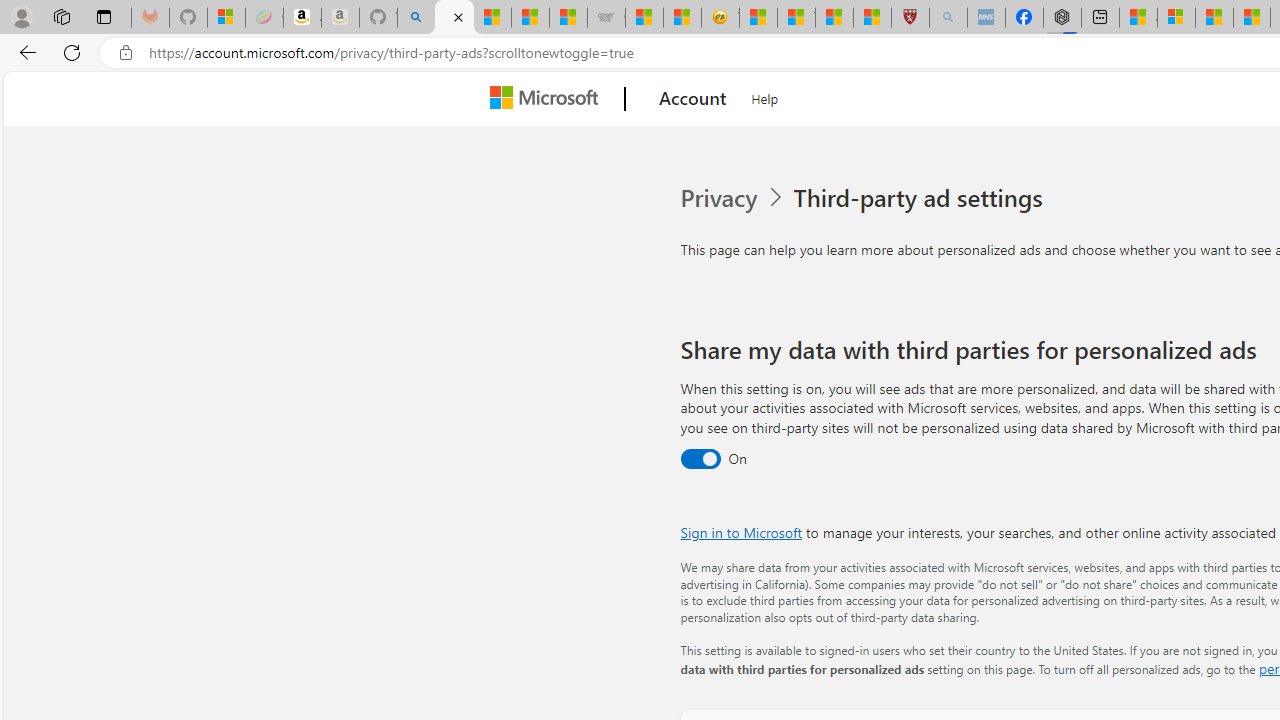 This screenshot has height=720, width=1280. What do you see at coordinates (700, 459) in the screenshot?
I see `'Third party data sharing toggle'` at bounding box center [700, 459].